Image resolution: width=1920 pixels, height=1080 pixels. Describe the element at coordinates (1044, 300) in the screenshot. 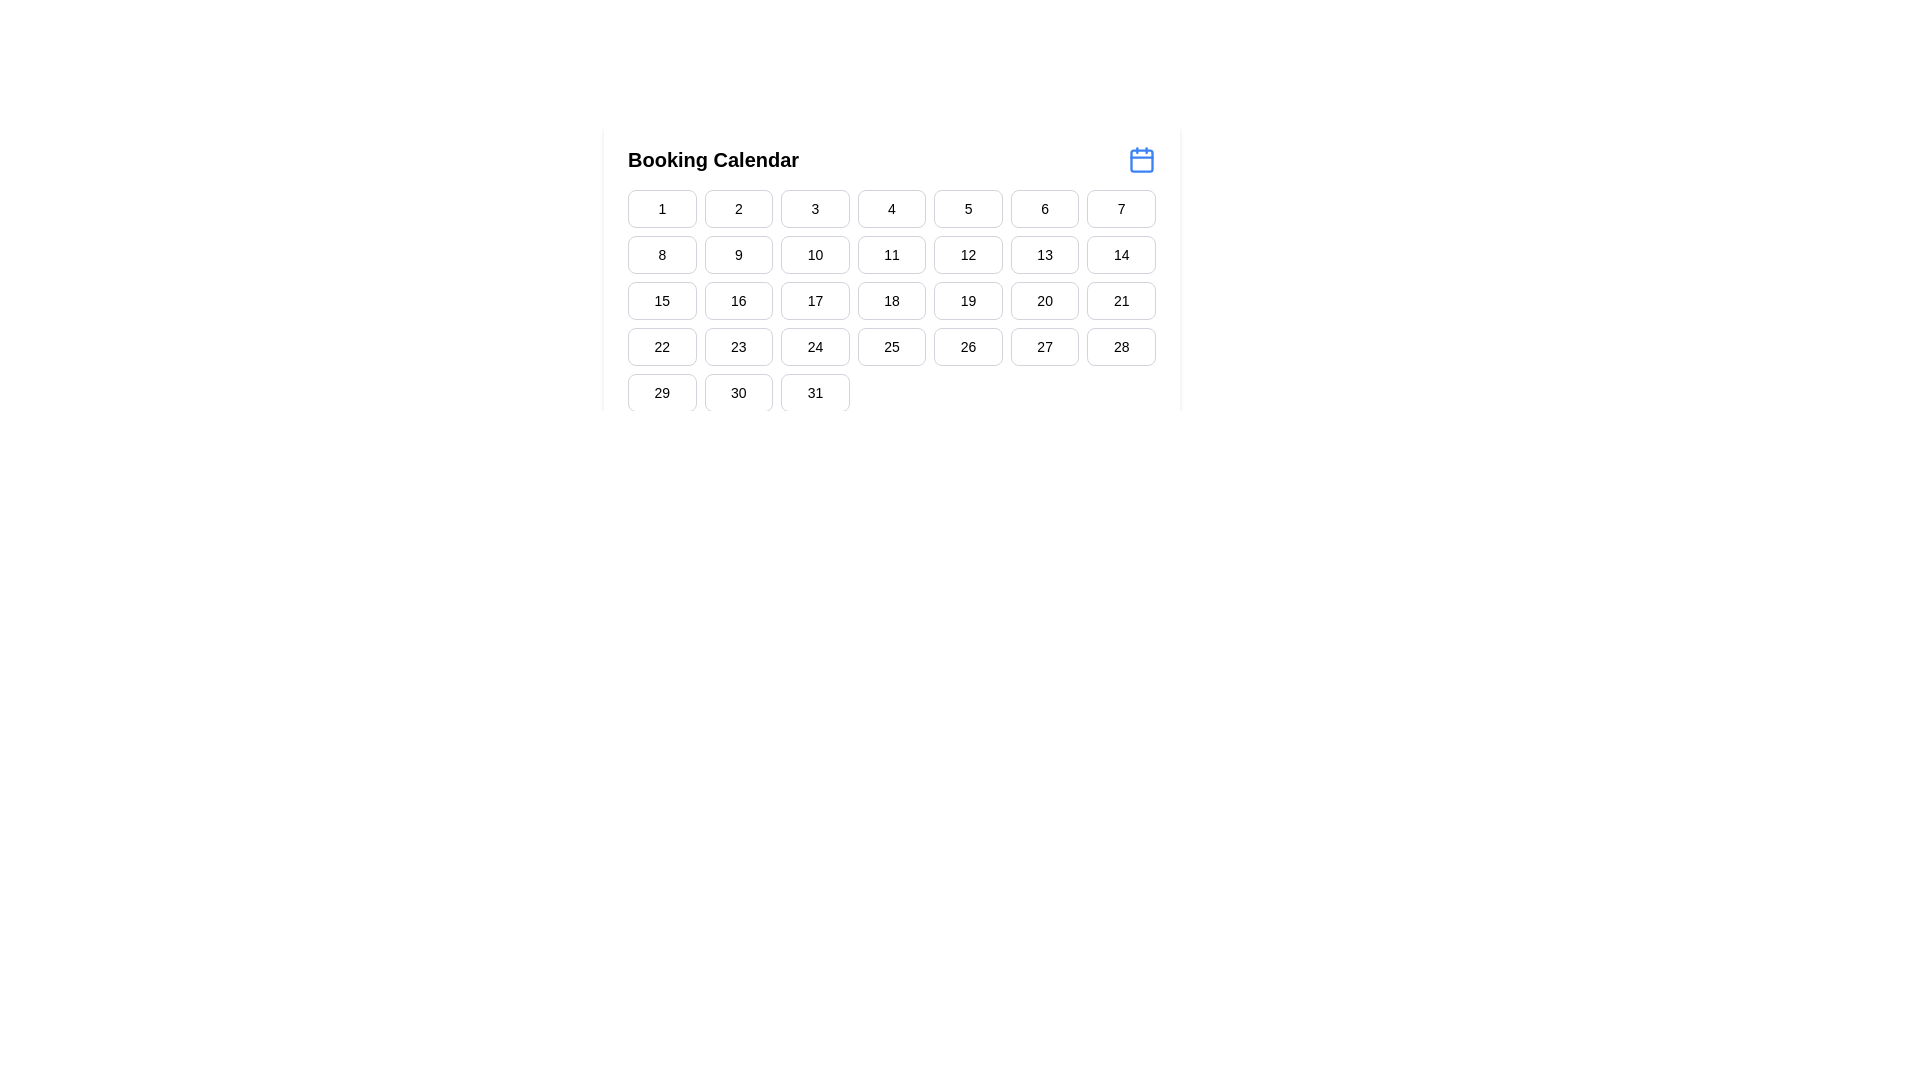

I see `the rectangular button with rounded edges that displays '20', located in the third row and sixth column of a 7-column grid layout` at that location.